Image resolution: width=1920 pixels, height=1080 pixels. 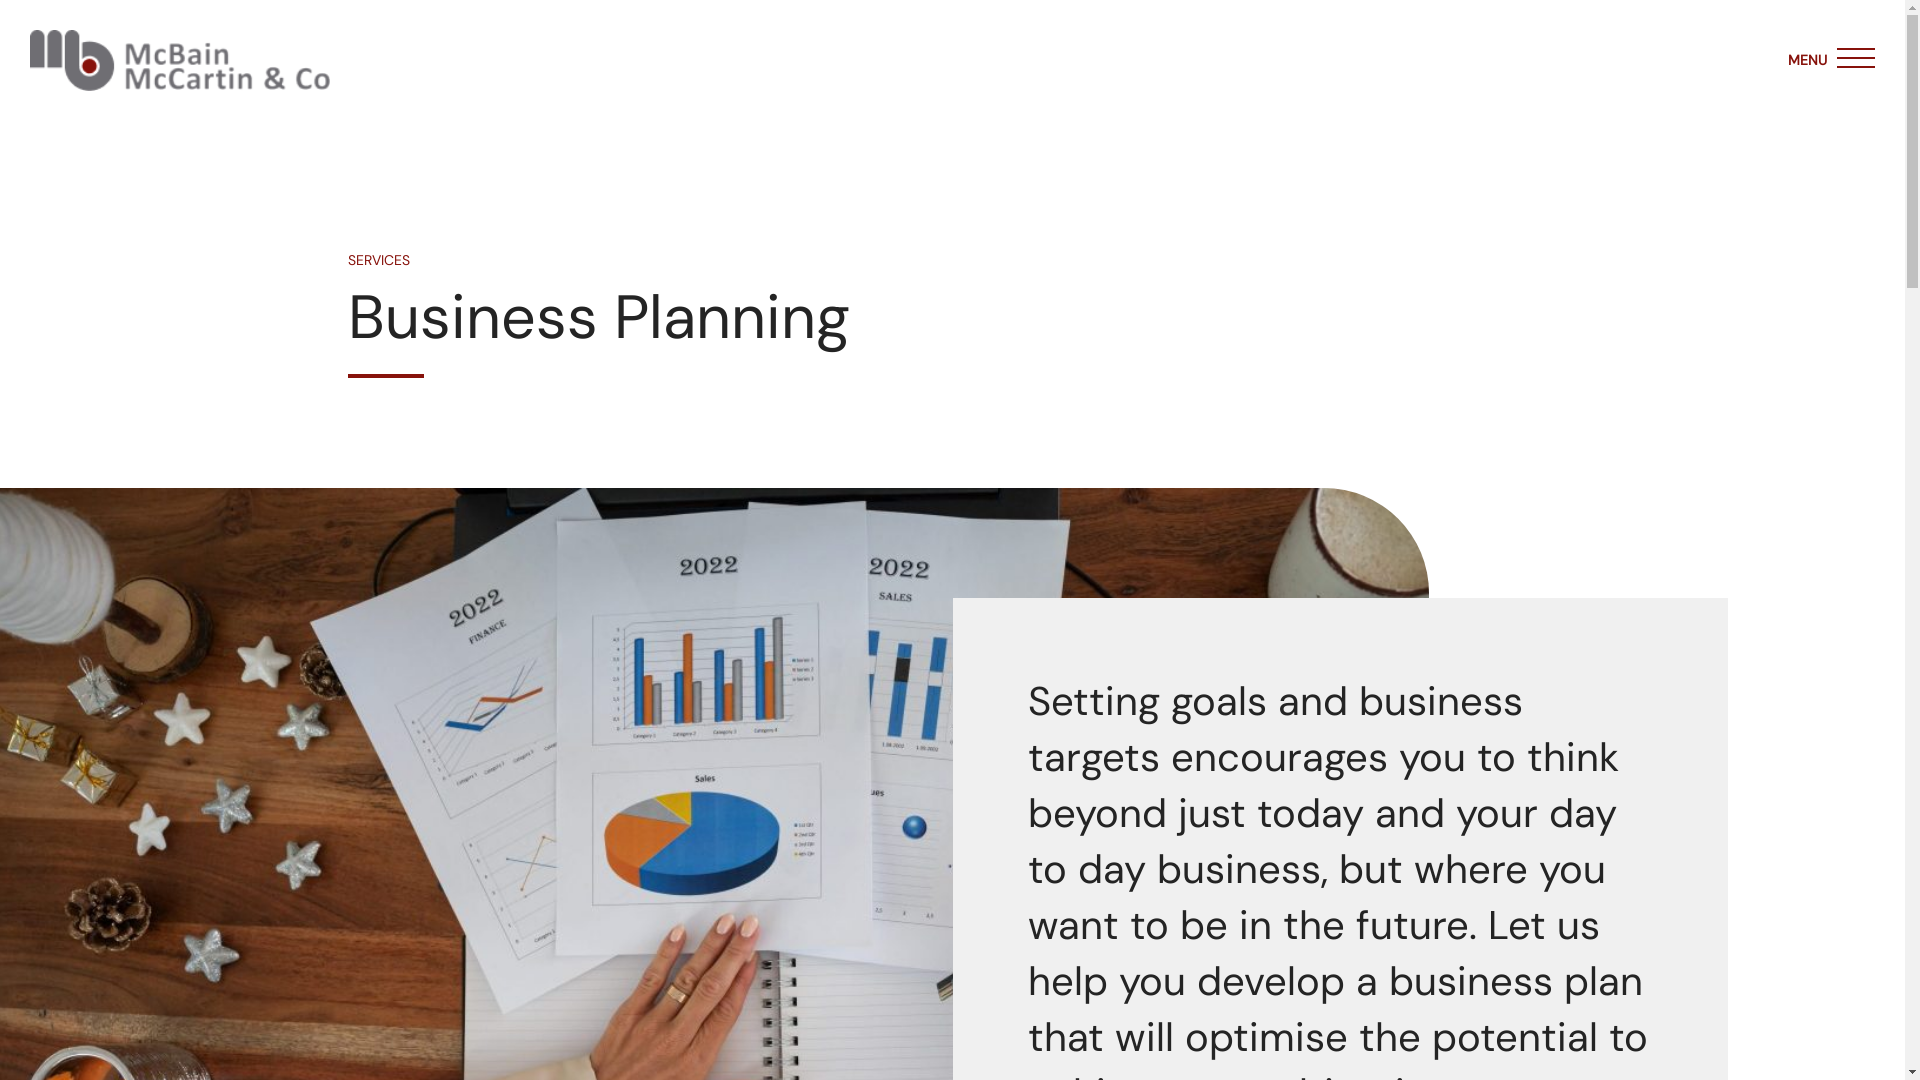 I want to click on 'McBain McCartin &amp; Co', so click(x=180, y=59).